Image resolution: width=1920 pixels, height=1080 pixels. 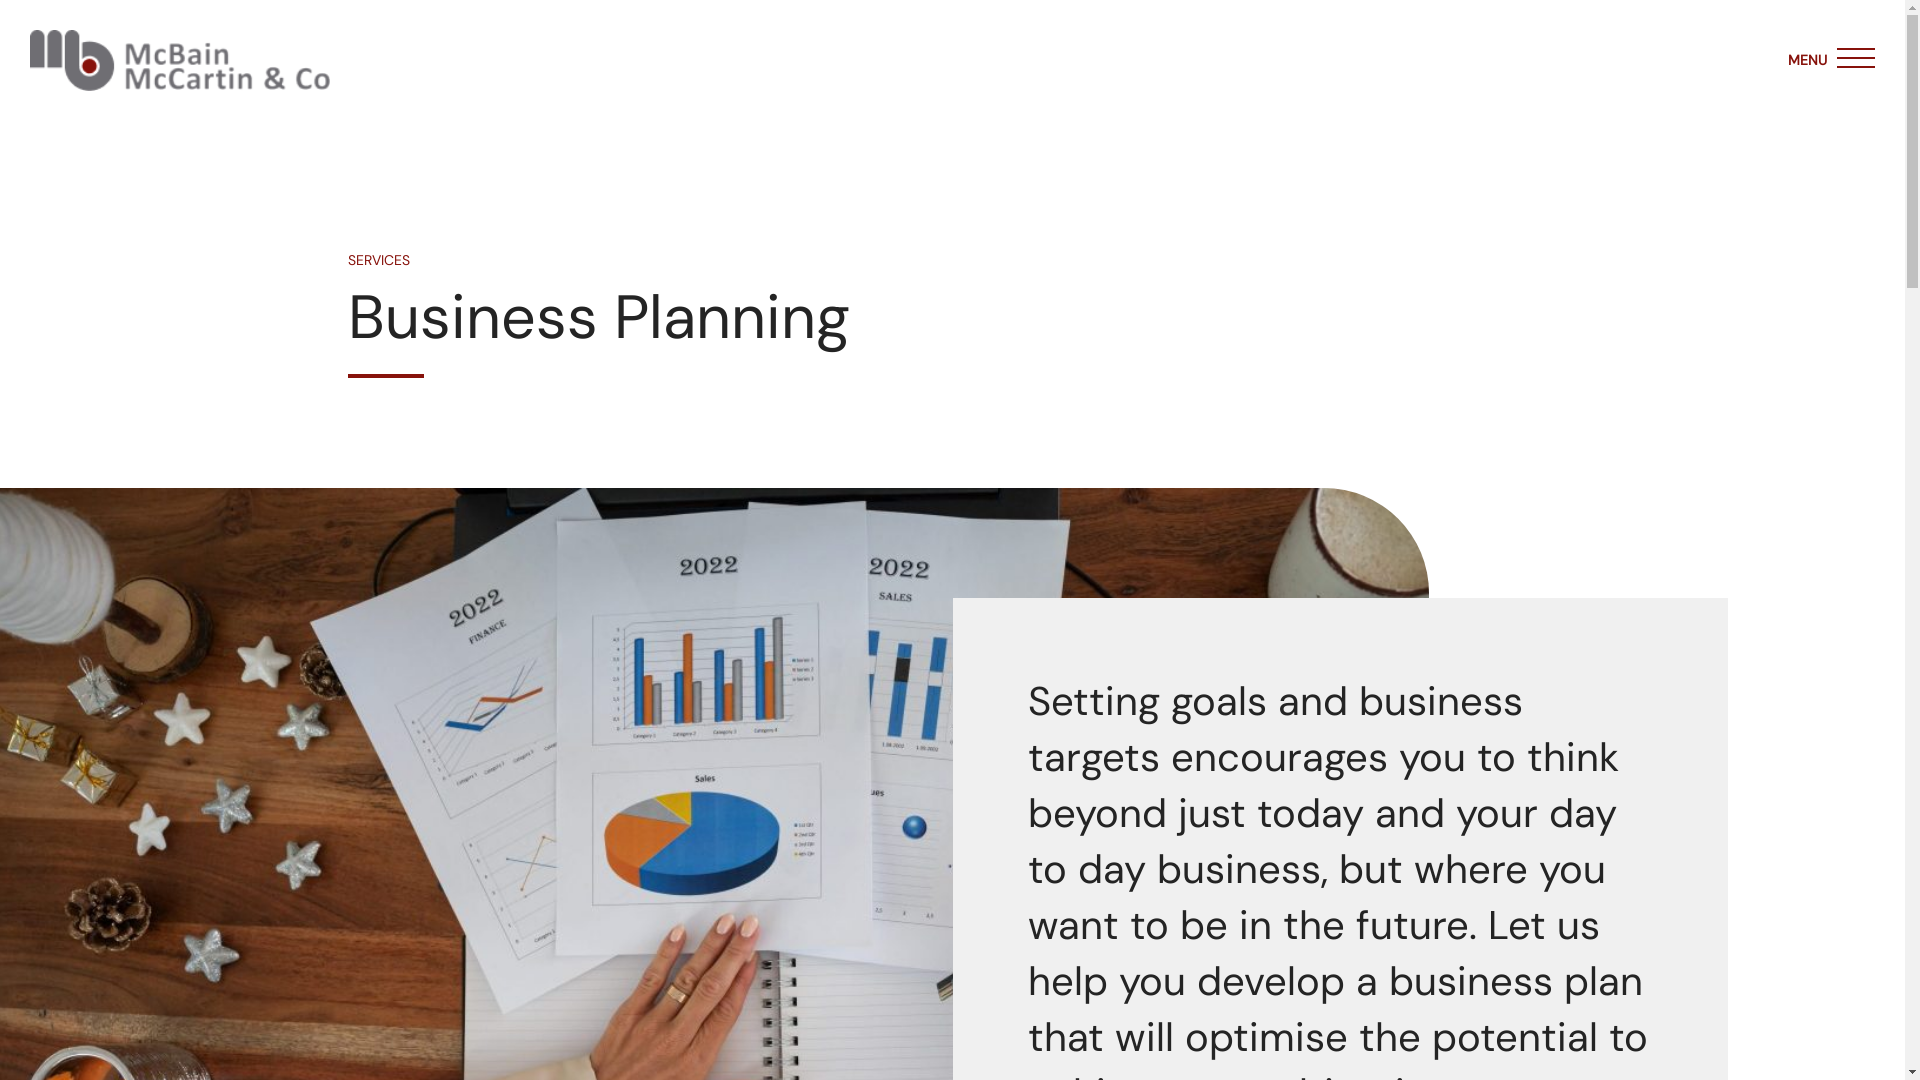 I want to click on 'McBain McCartin &amp; Co', so click(x=180, y=59).